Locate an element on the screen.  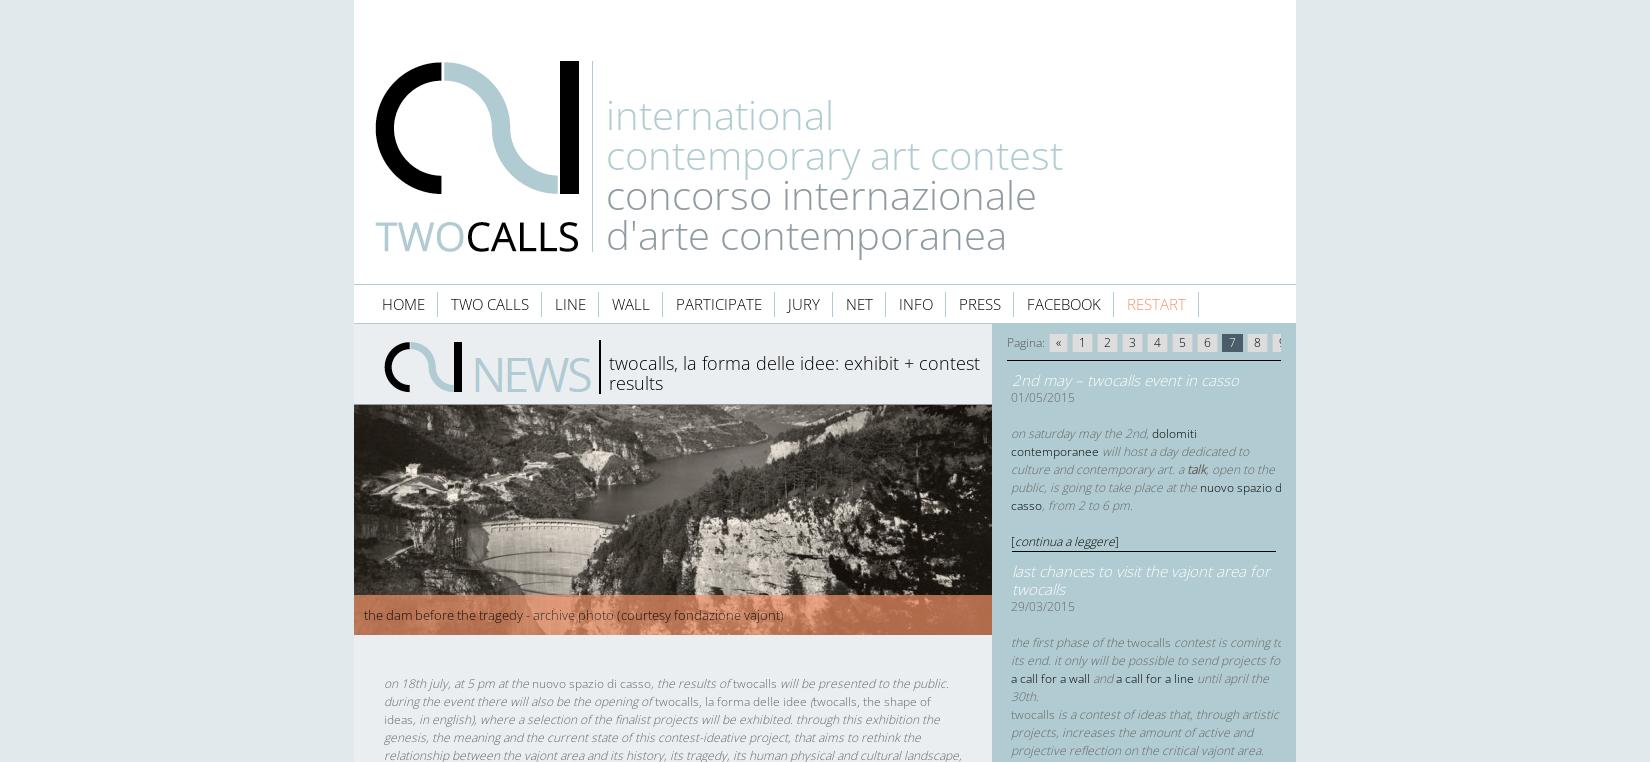
'Twocalls' is located at coordinates (754, 682).